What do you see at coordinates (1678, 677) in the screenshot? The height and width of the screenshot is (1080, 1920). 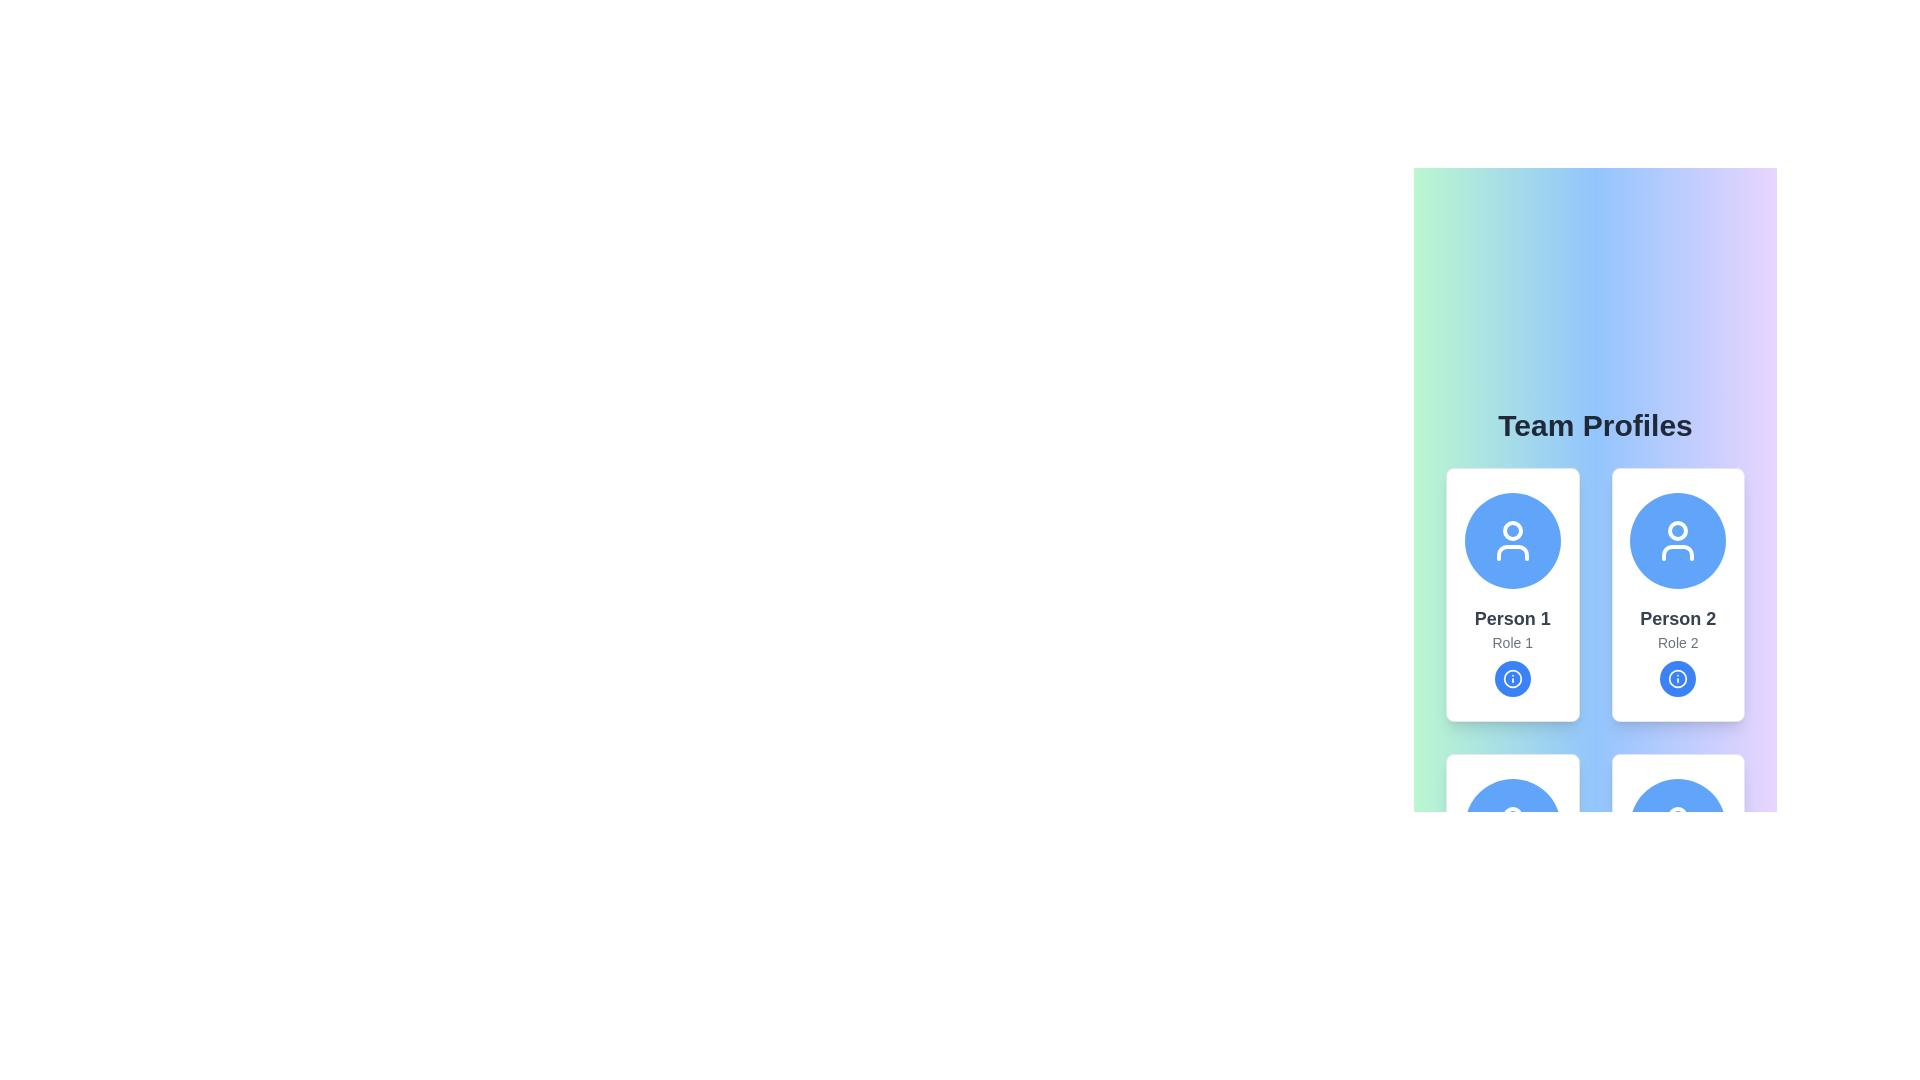 I see `the circular icon element representing an information symbol, located beneath the second profile card in the 'Team Profiles' section` at bounding box center [1678, 677].